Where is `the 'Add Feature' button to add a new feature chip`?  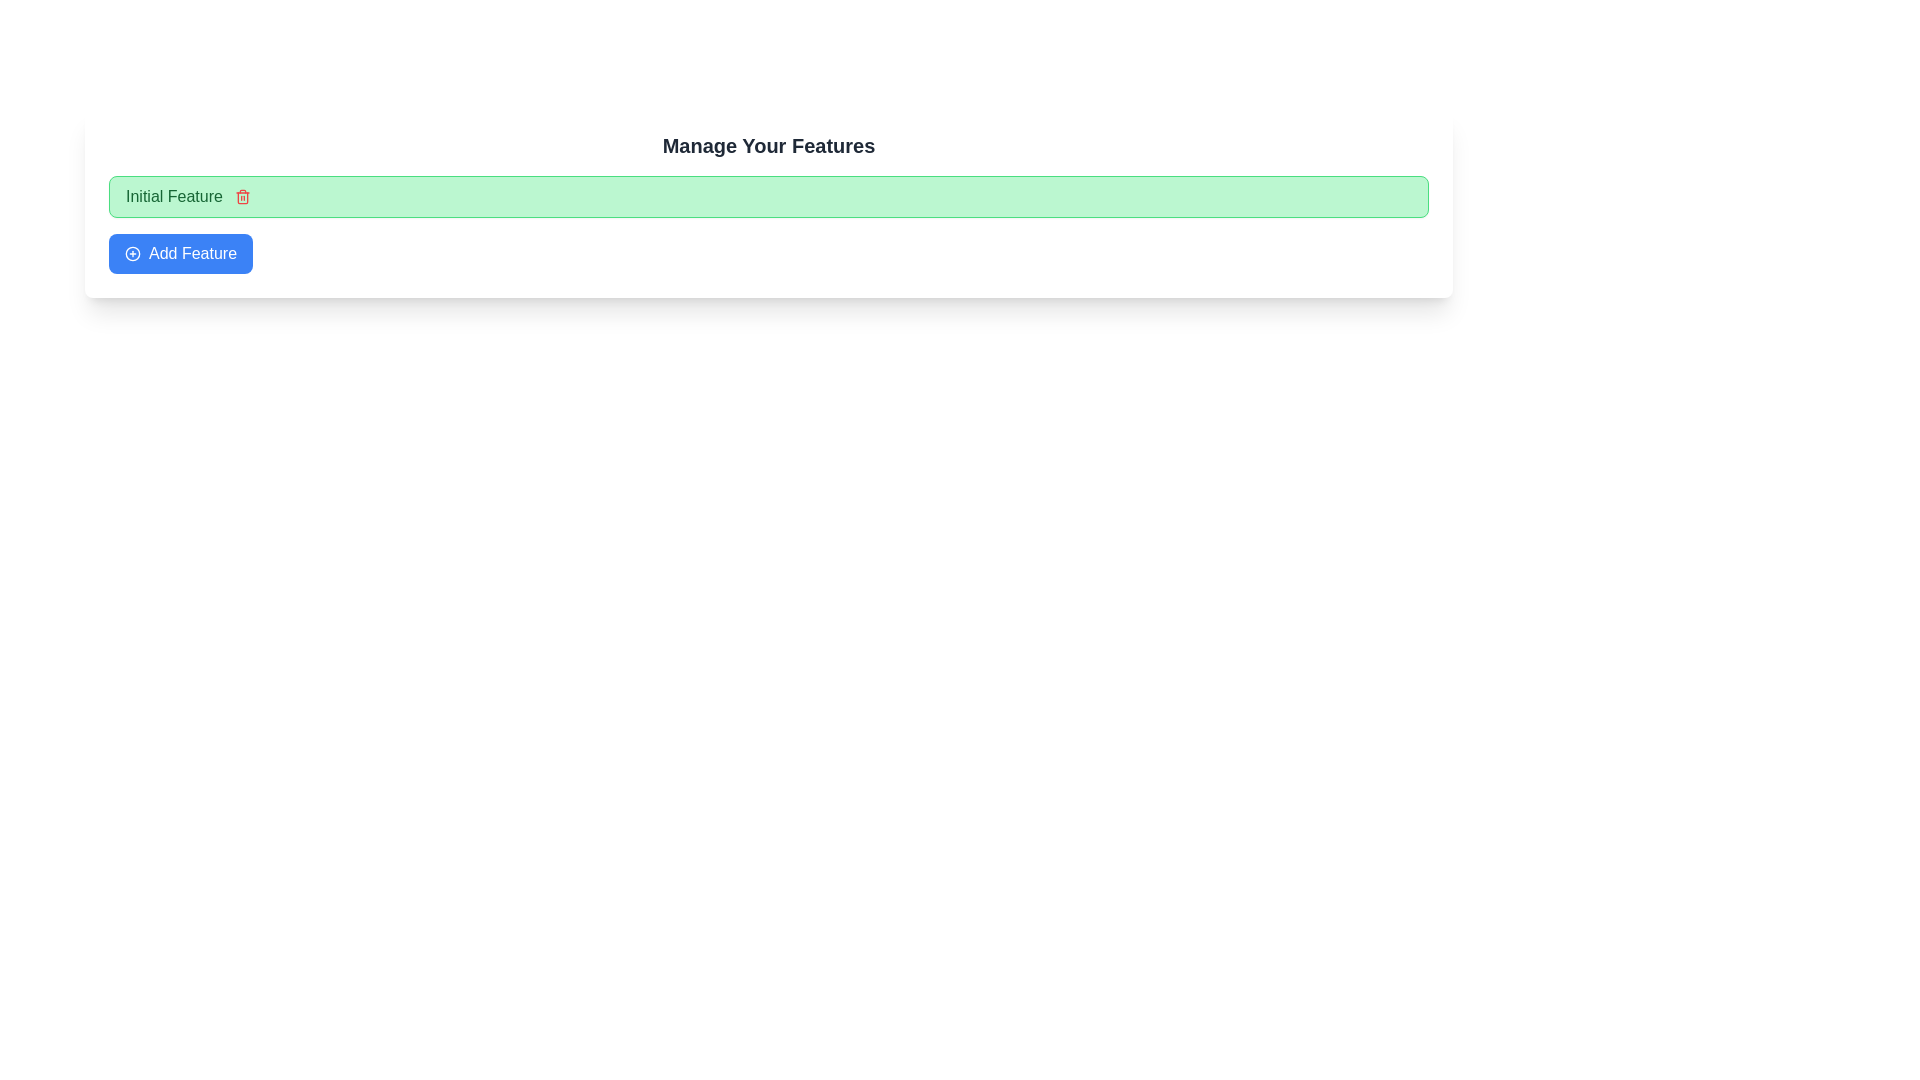
the 'Add Feature' button to add a new feature chip is located at coordinates (181, 253).